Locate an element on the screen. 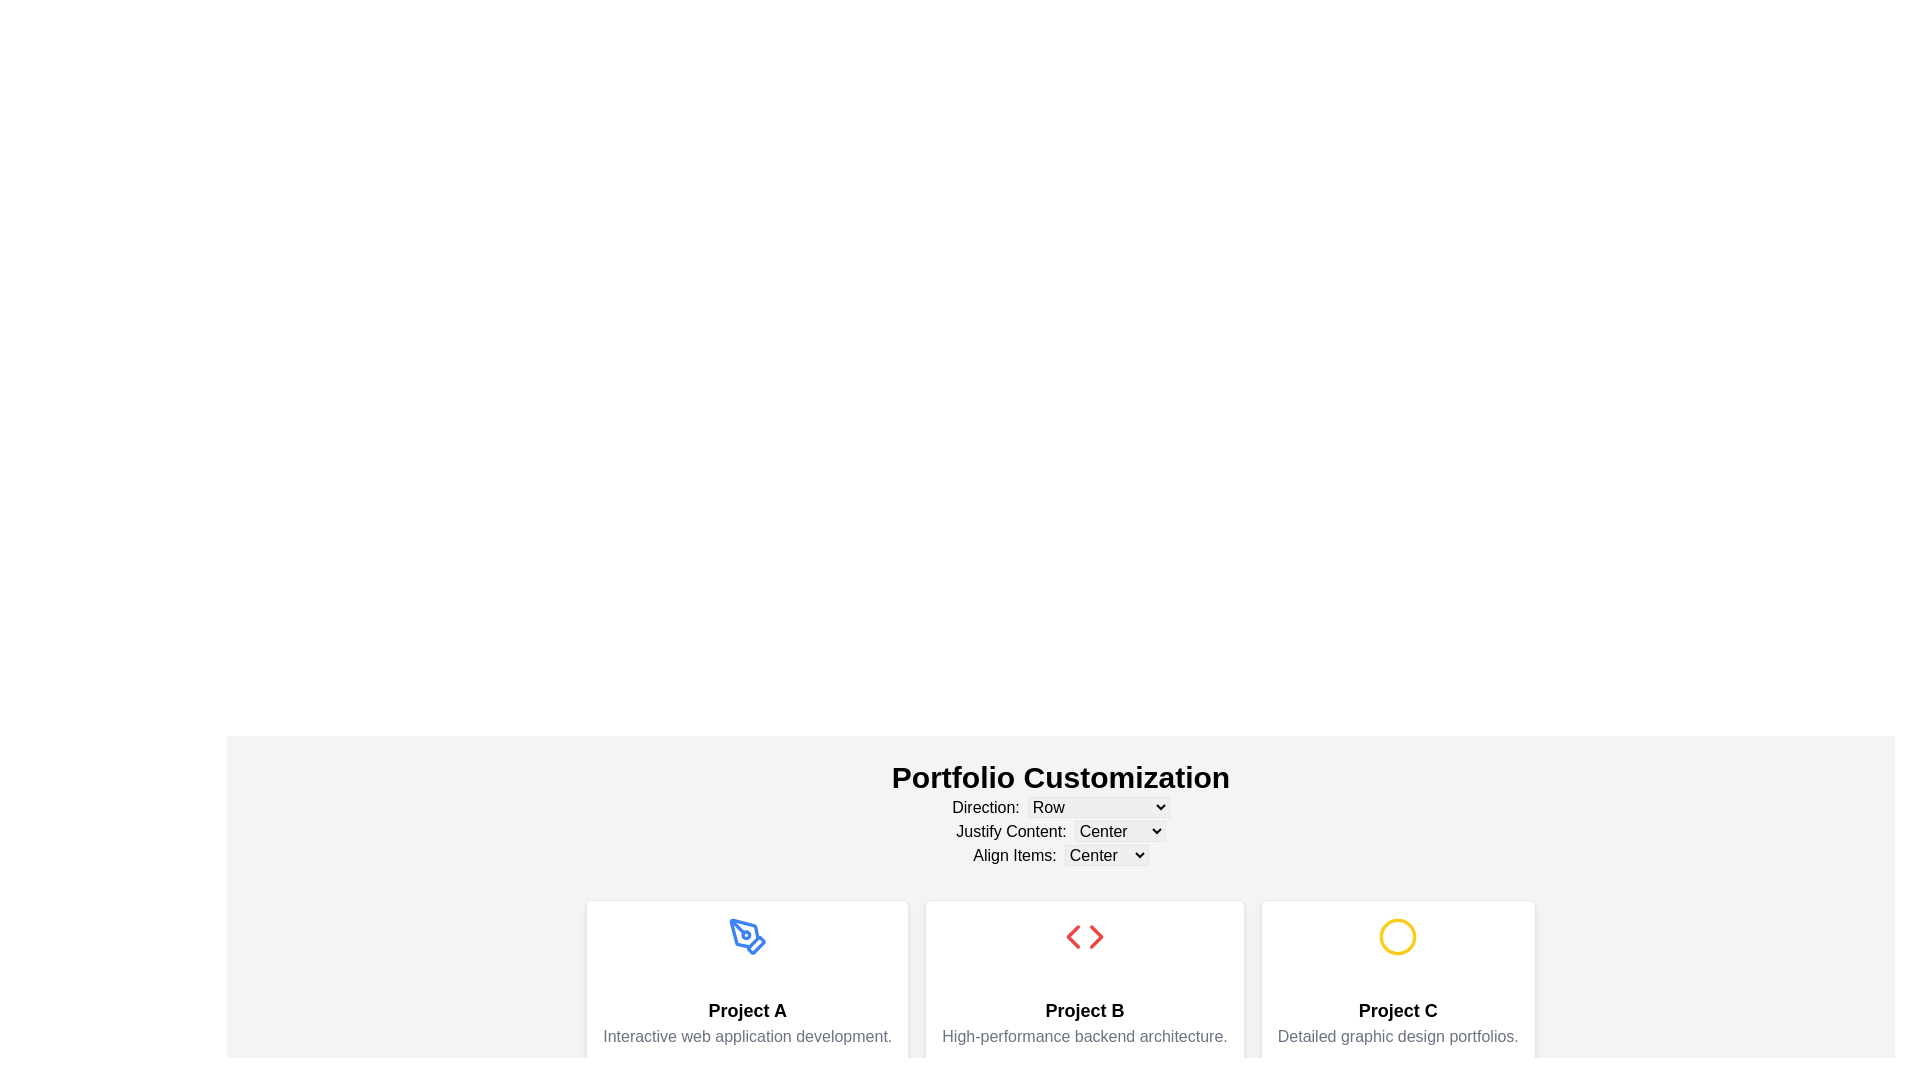 The width and height of the screenshot is (1920, 1080). the Card component representing 'Project C' is located at coordinates (1397, 982).